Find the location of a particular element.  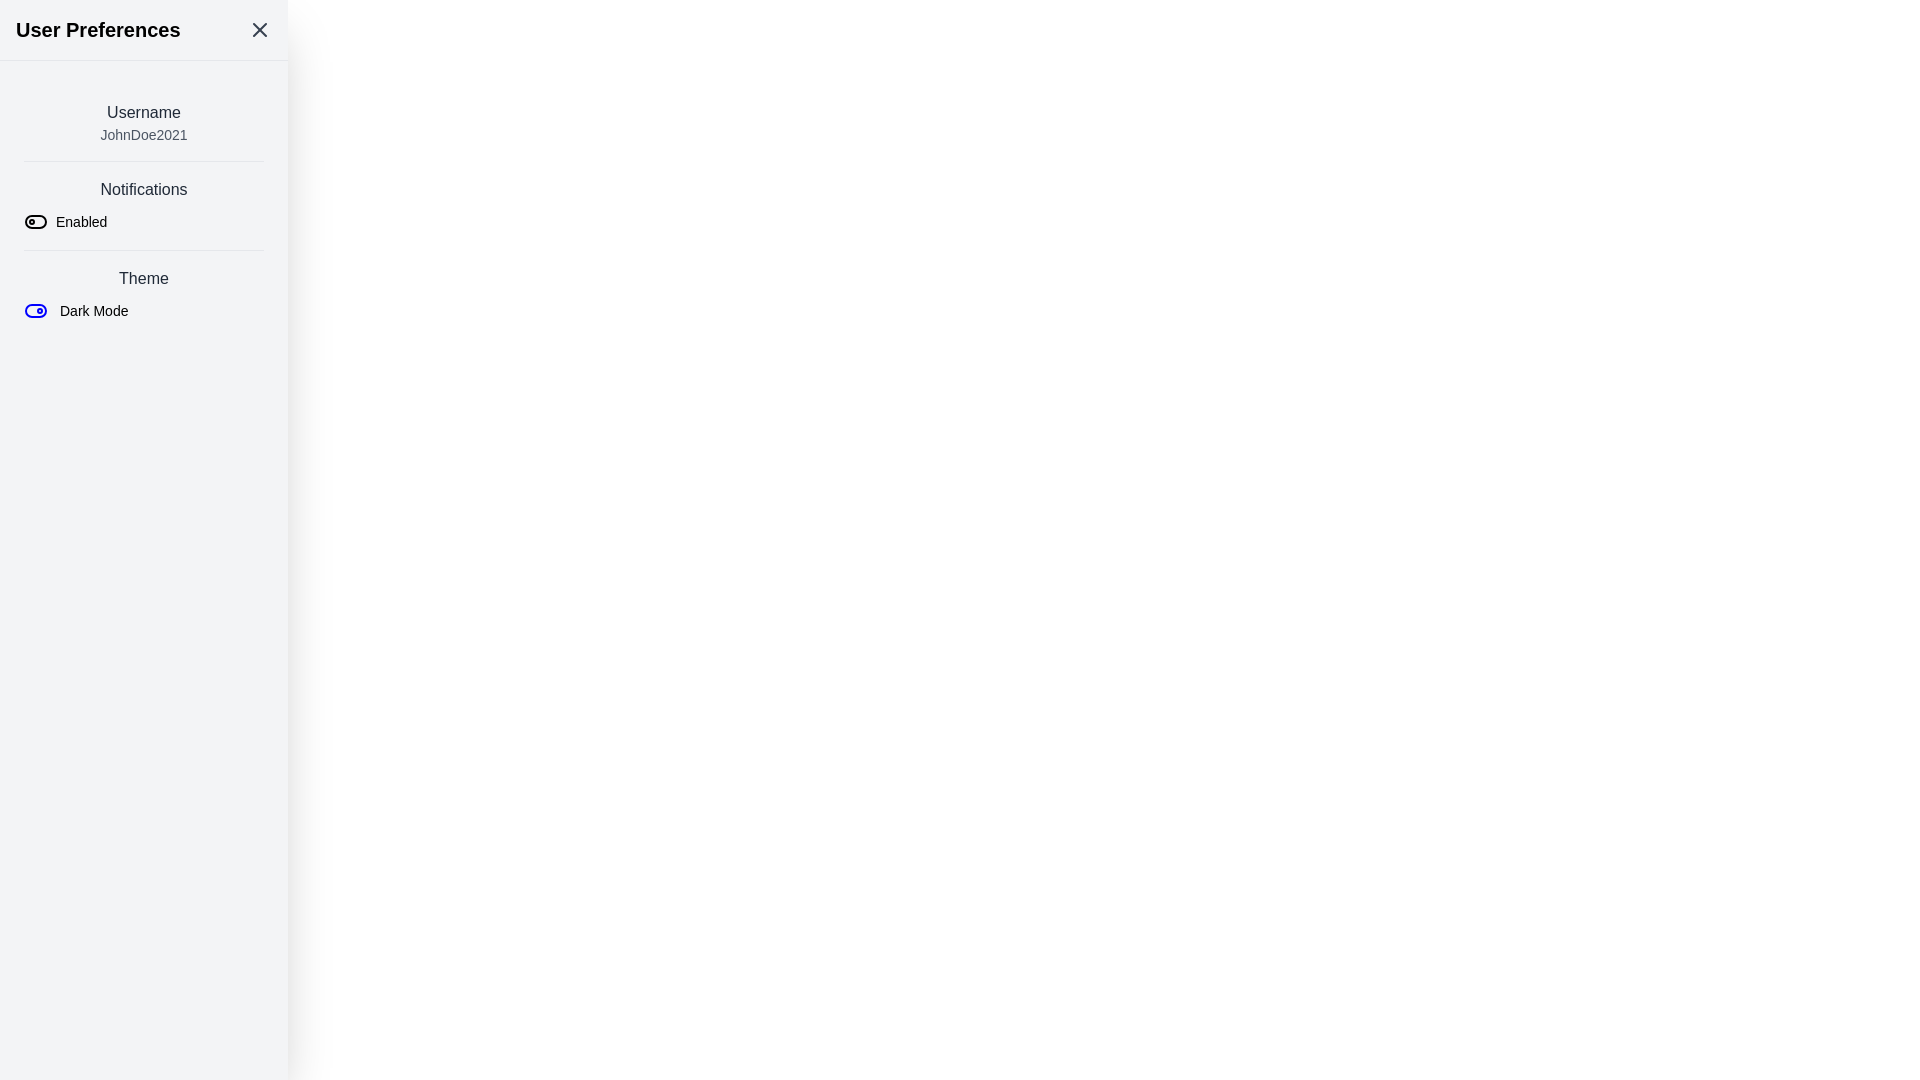

the Graphic Rectangle that serves as the background for the toggle switch indicating the 'Enabled' state under the 'Notifications' section is located at coordinates (35, 222).